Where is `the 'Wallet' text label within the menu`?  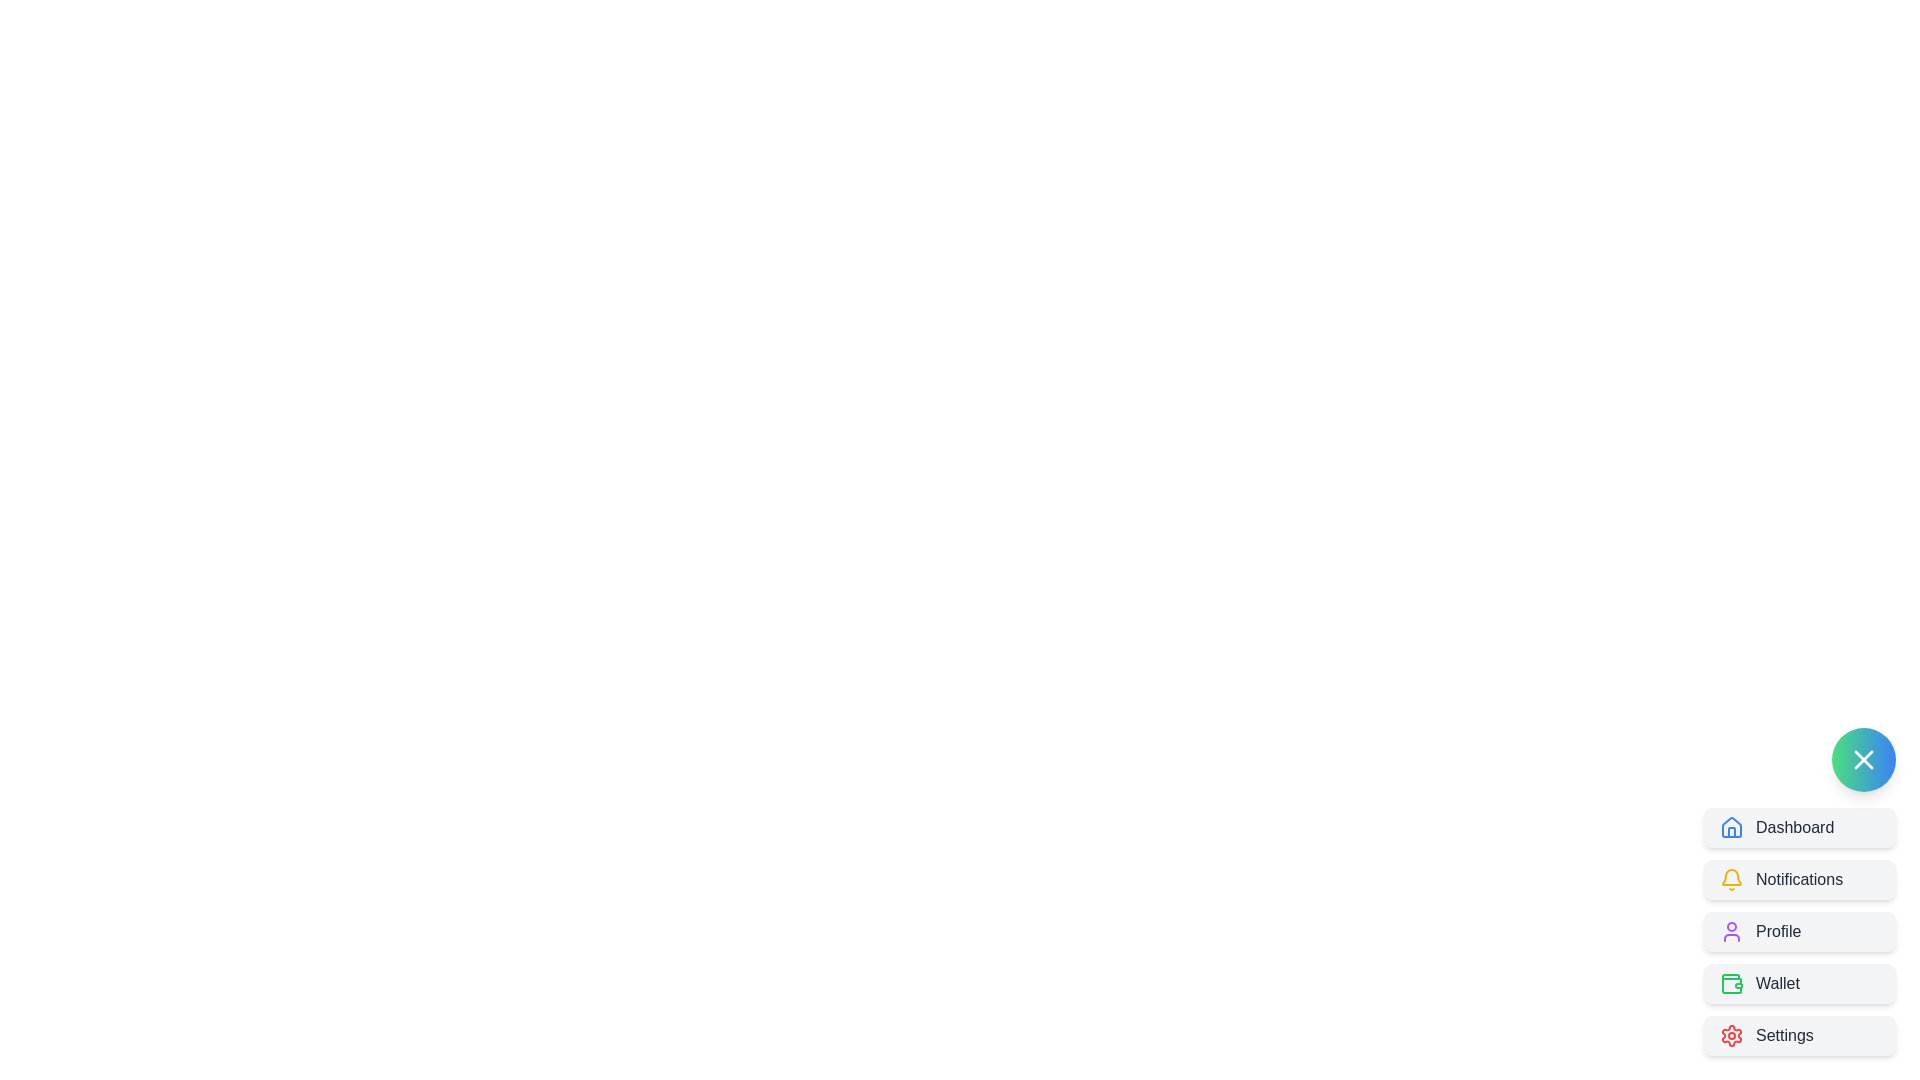
the 'Wallet' text label within the menu is located at coordinates (1777, 982).